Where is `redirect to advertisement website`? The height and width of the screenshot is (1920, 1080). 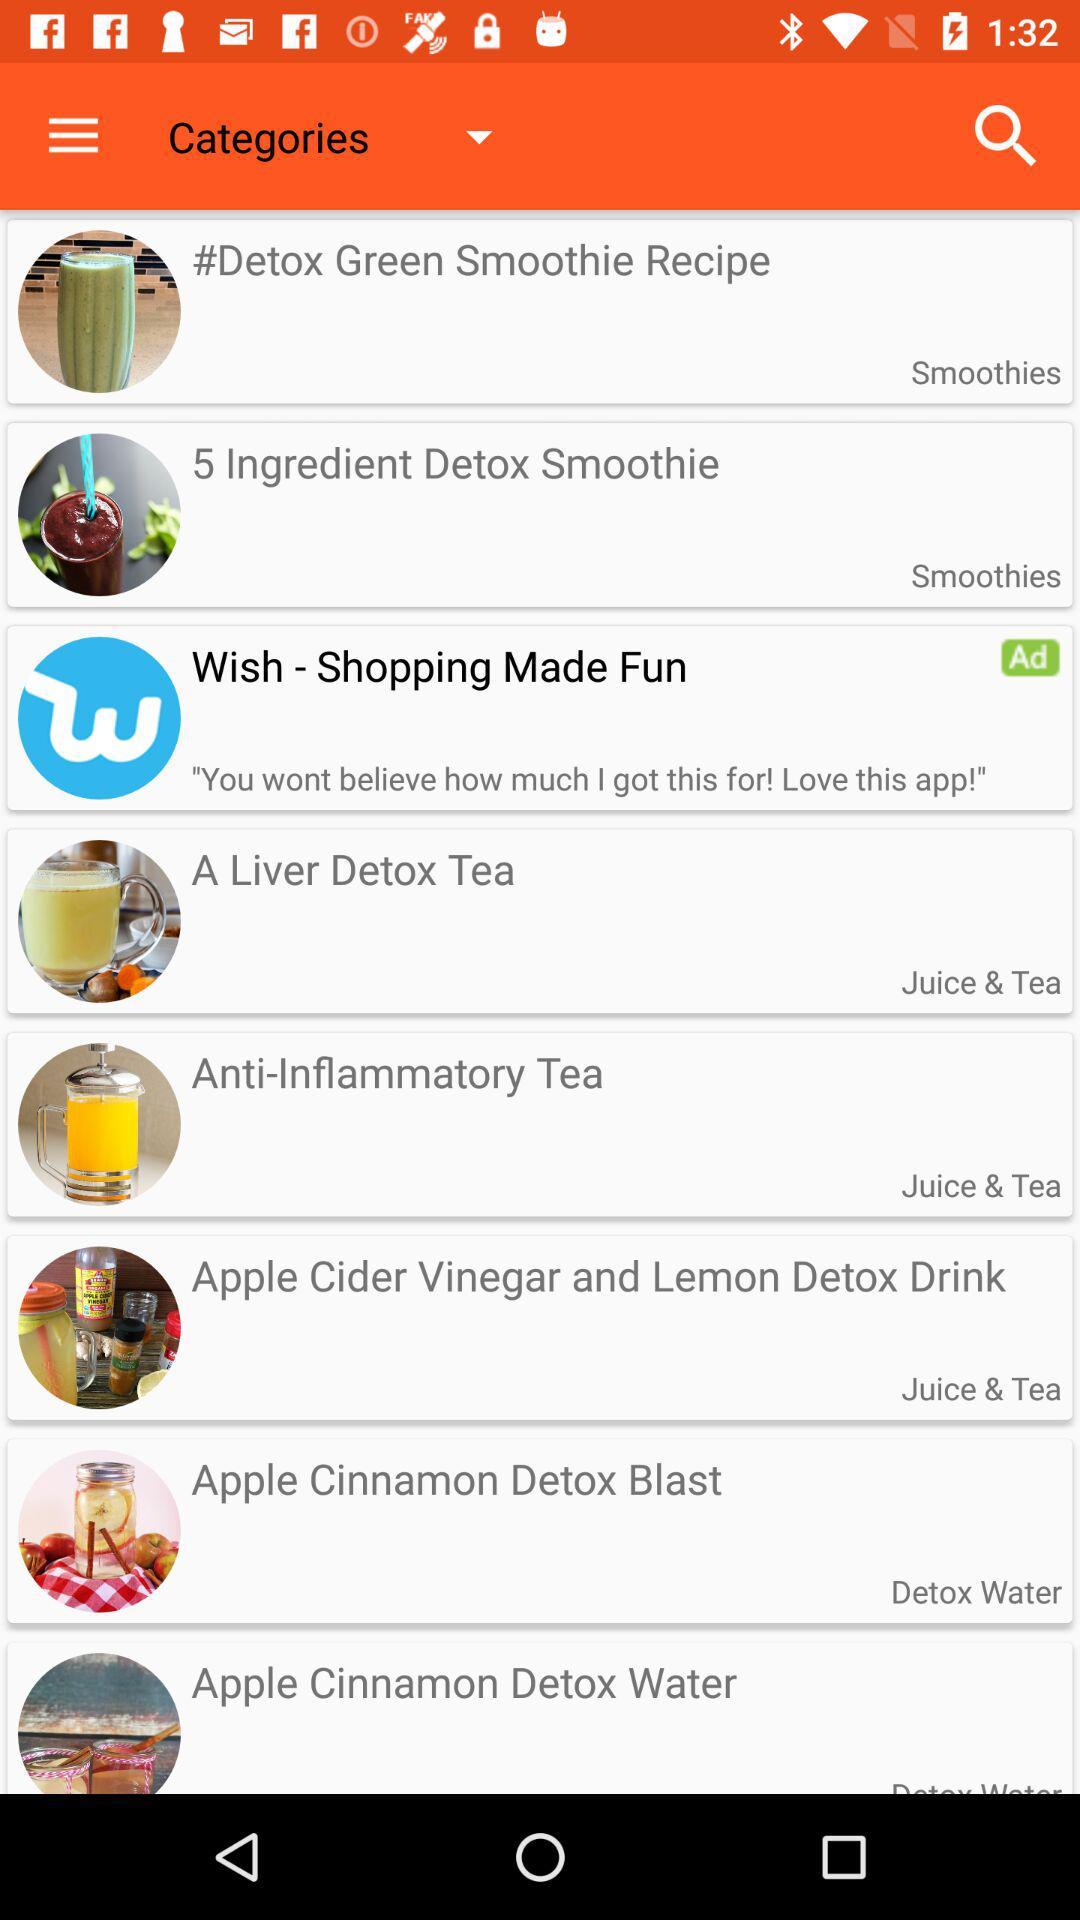 redirect to advertisement website is located at coordinates (1030, 657).